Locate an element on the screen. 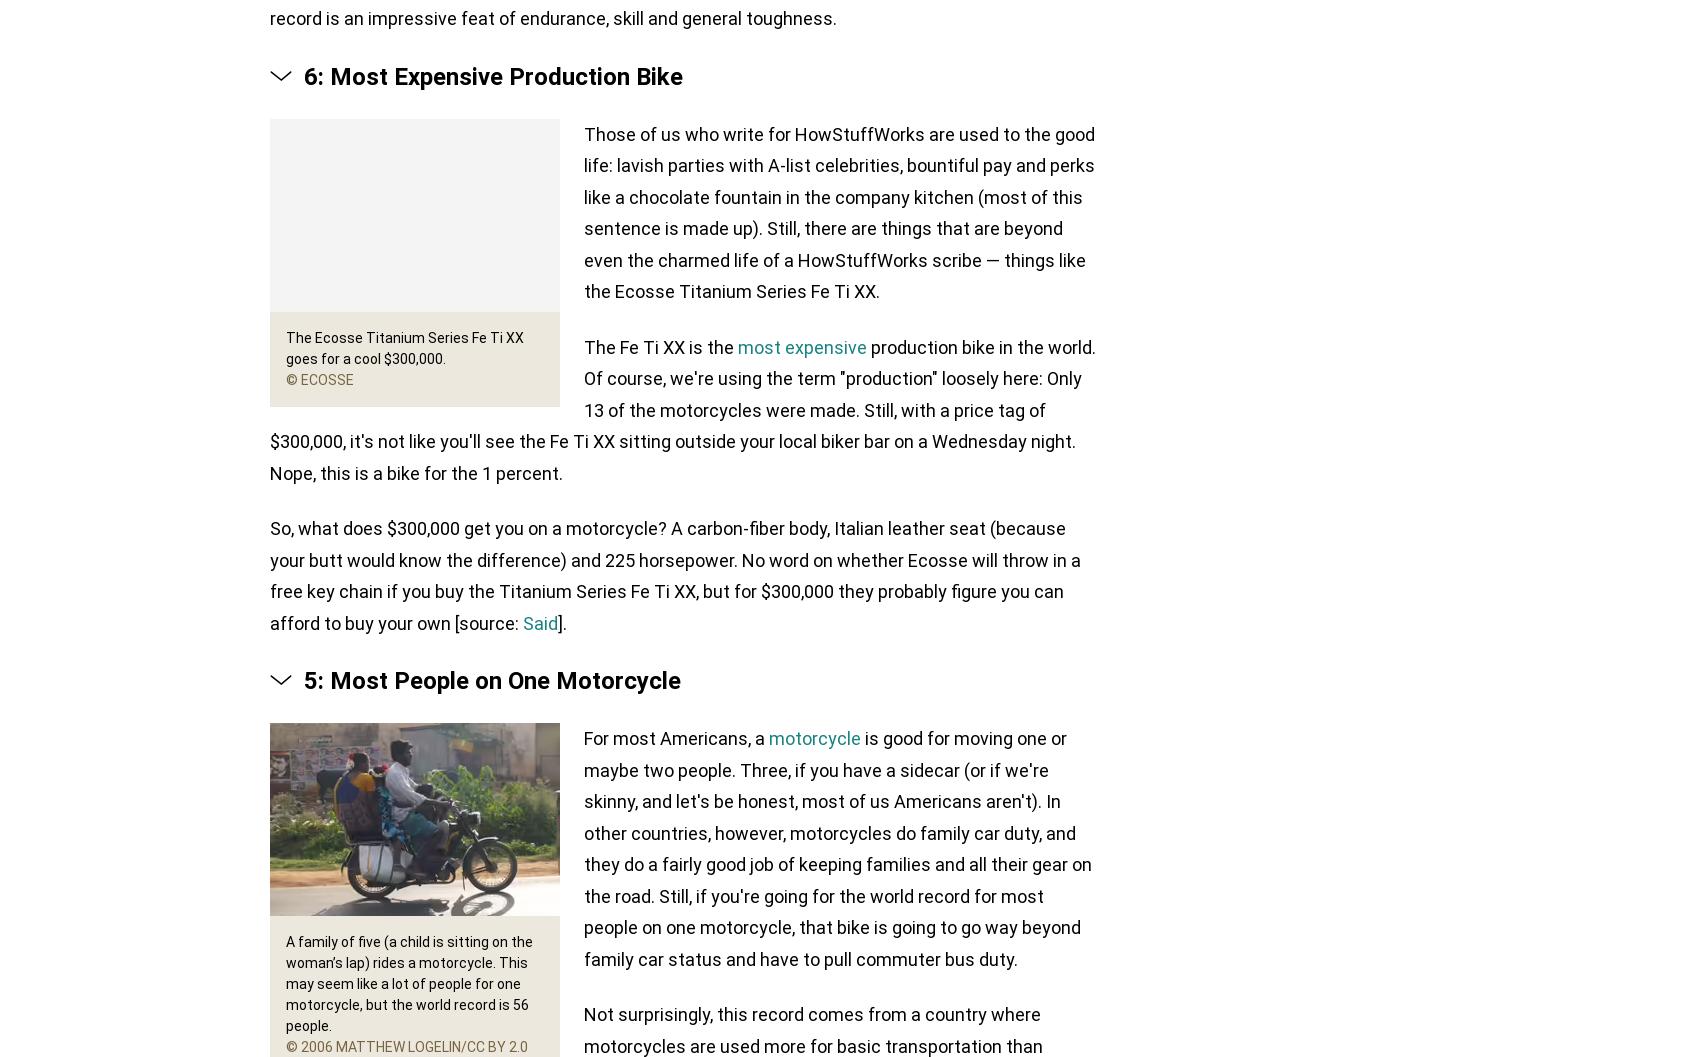 The image size is (1708, 1057). 'So, what does $300,000 get you on a motorcycle? A carbon-fiber body, Italian leather seat (because your butt would know the difference) and 225 horsepower. No word on whether Ecosse will throw in a free key chain if you buy the Titanium Series Fe Ti XX, but for $300,000 they probably figure you can afford to buy your own [source:' is located at coordinates (675, 574).